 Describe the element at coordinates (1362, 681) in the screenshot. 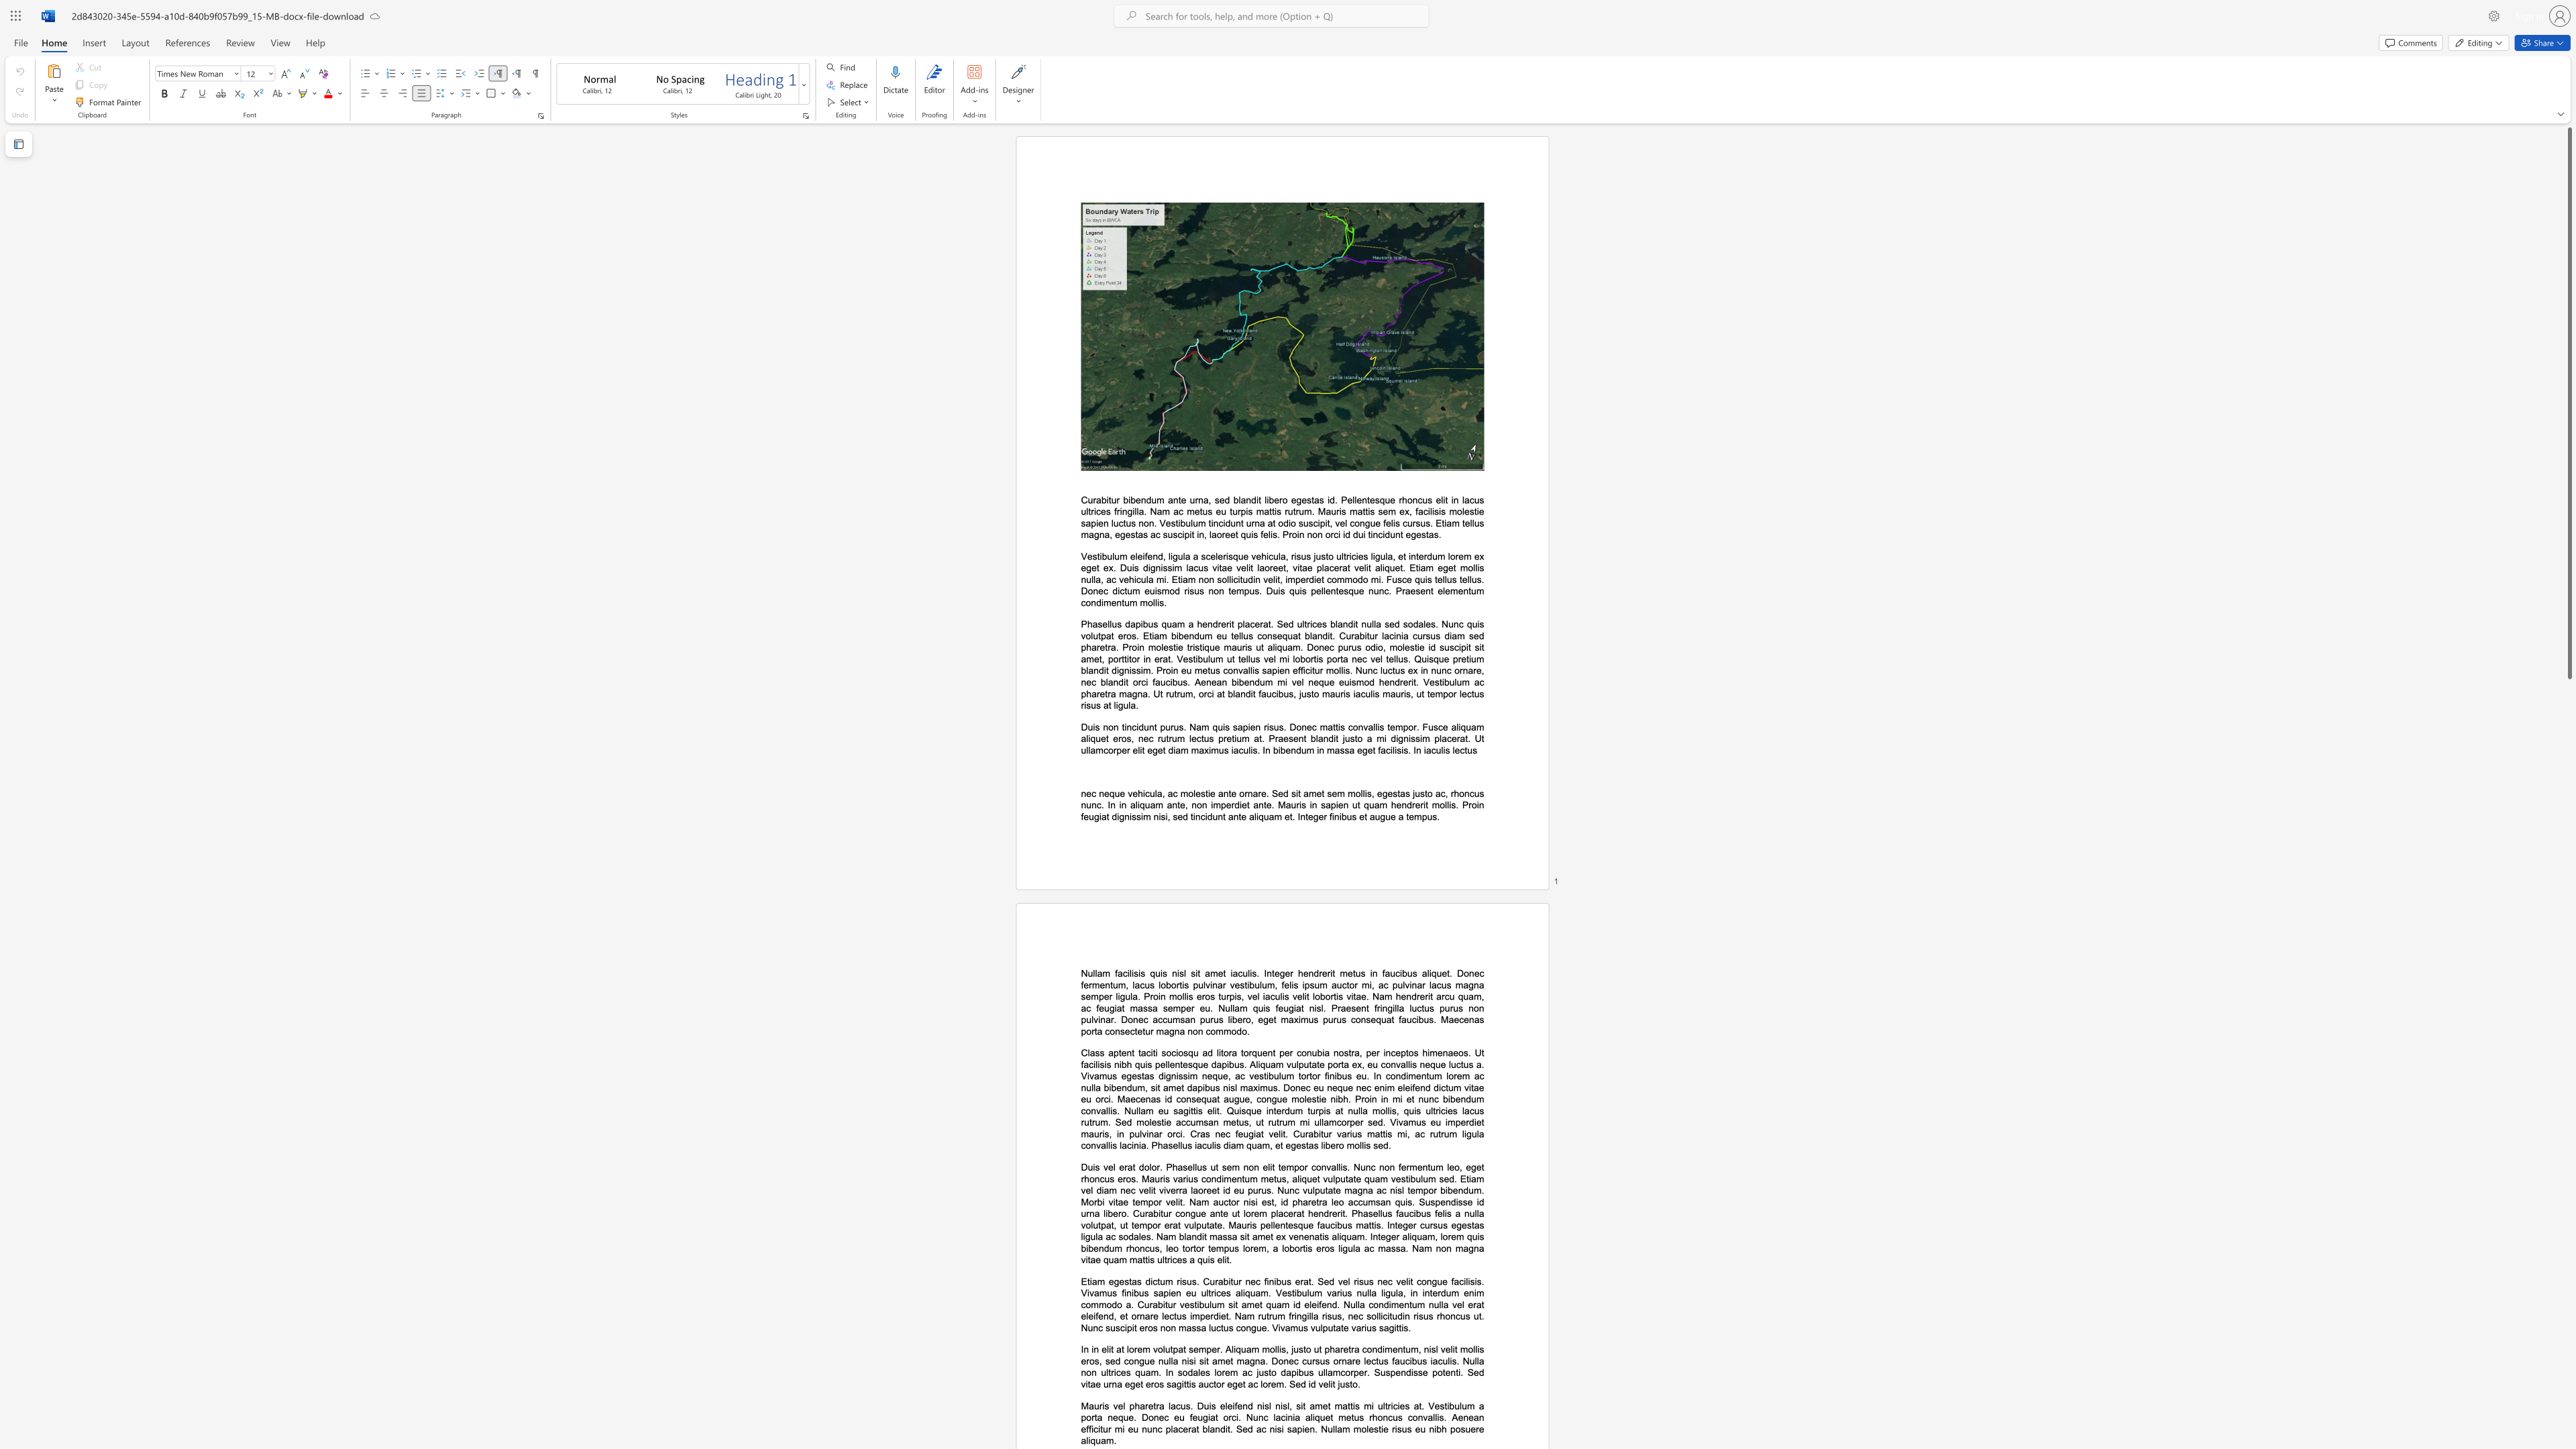

I see `the subset text "od hendrerit. Vestibulum ac pharetra magna. Ut rutrum, orci at blandit faucibus, justo mauris iaculis mauris, ut tempor lectus risus" within the text "Phasellus dapibus quam a hendrerit placerat. Sed ultrices blandit nulla sed sodales. Nunc quis volutpat eros. Etiam bibendum eu tellus consequat blandit. Curabitur lacinia cursus diam sed pharetra. Proin molestie tristique mauris ut aliquam. Donec purus odio, molestie id suscipit sit amet, porttitor in erat. Vestibulum ut tellus vel mi lobortis porta nec vel tellus. Quisque pretium blandit dignissim. Proin eu metus convallis sapien efficitur mollis. Nunc luctus ex in nunc ornare, nec blandit orci faucibus. Aenean bibendum mi vel neque euismod hendrerit. Vestibulum ac pharetra magna. Ut rutrum, orci at blandit faucibus, justo mauris iaculis mauris, ut tempor lectus risus at ligula."` at that location.